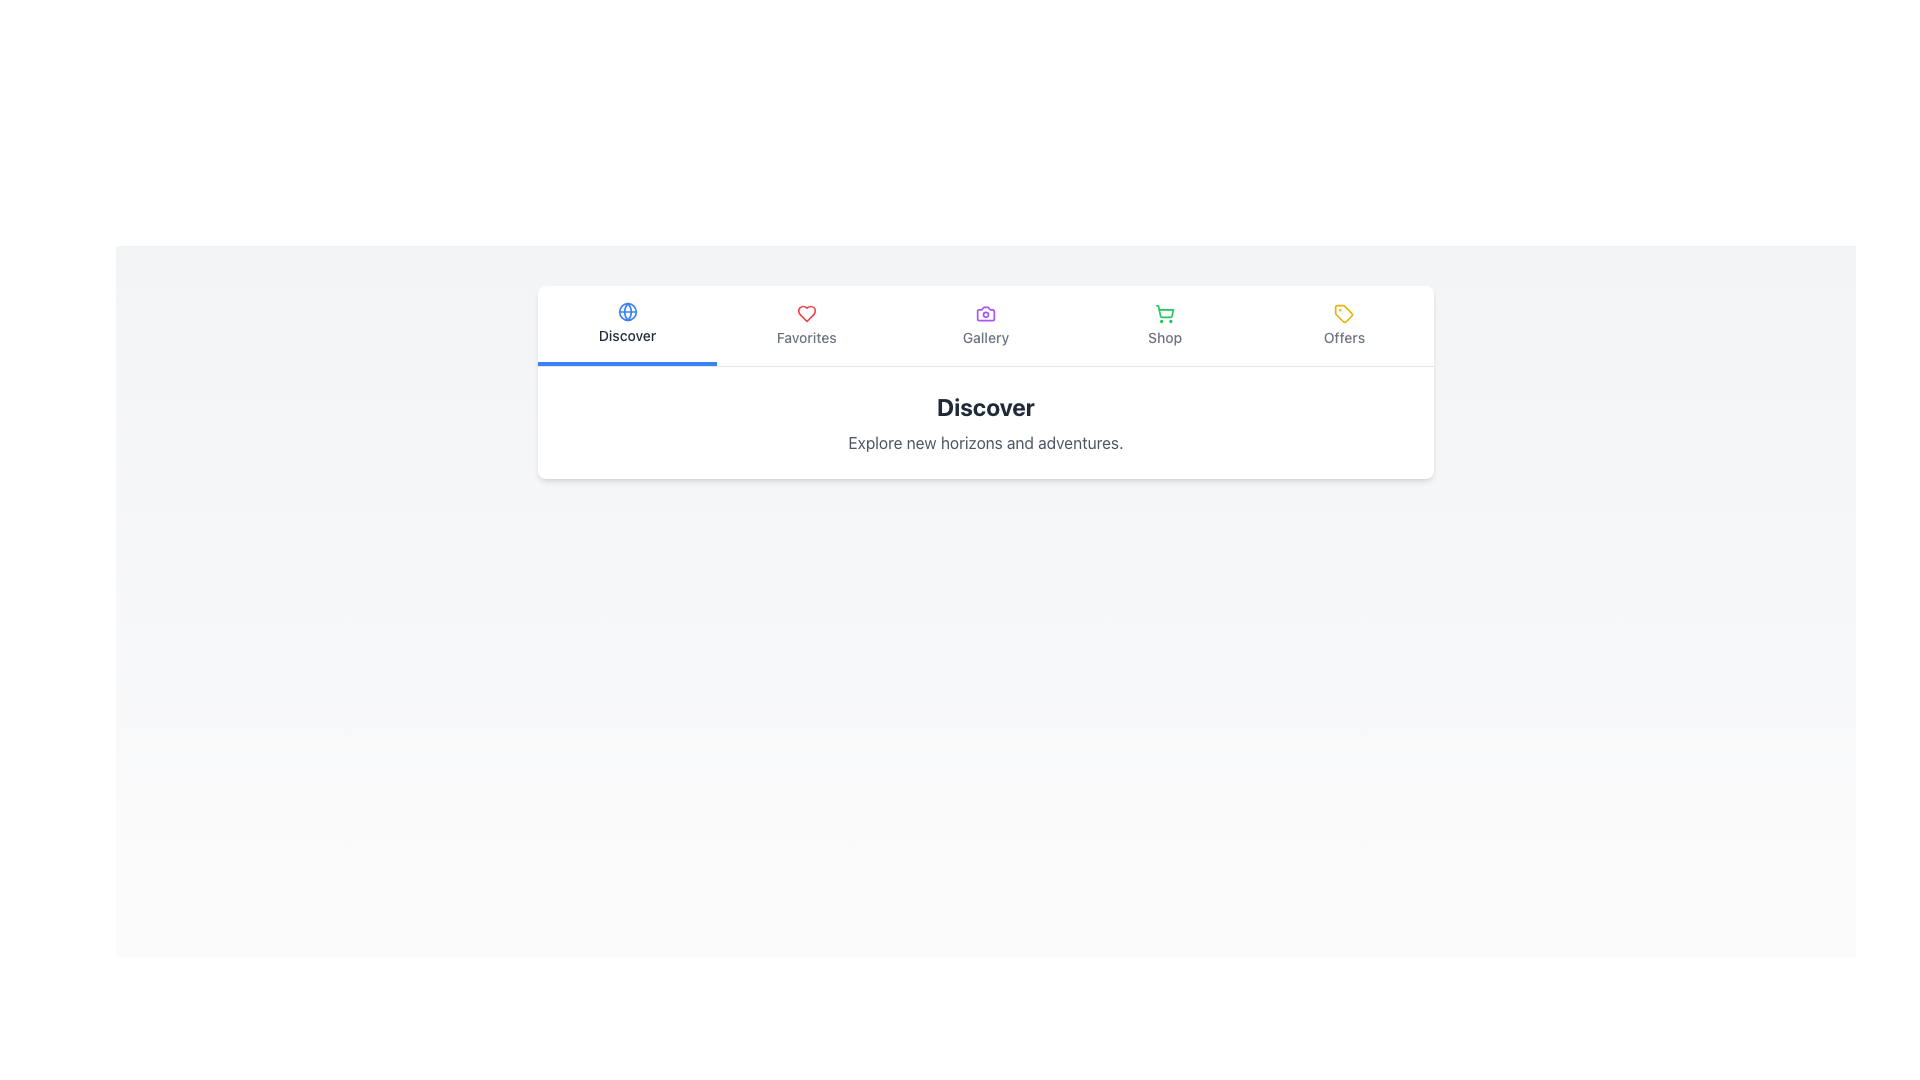  I want to click on the third icon in the navigation bar that represents the 'Gallery' section, which is visually associated with accessing gallery-related functionality, so click(985, 313).